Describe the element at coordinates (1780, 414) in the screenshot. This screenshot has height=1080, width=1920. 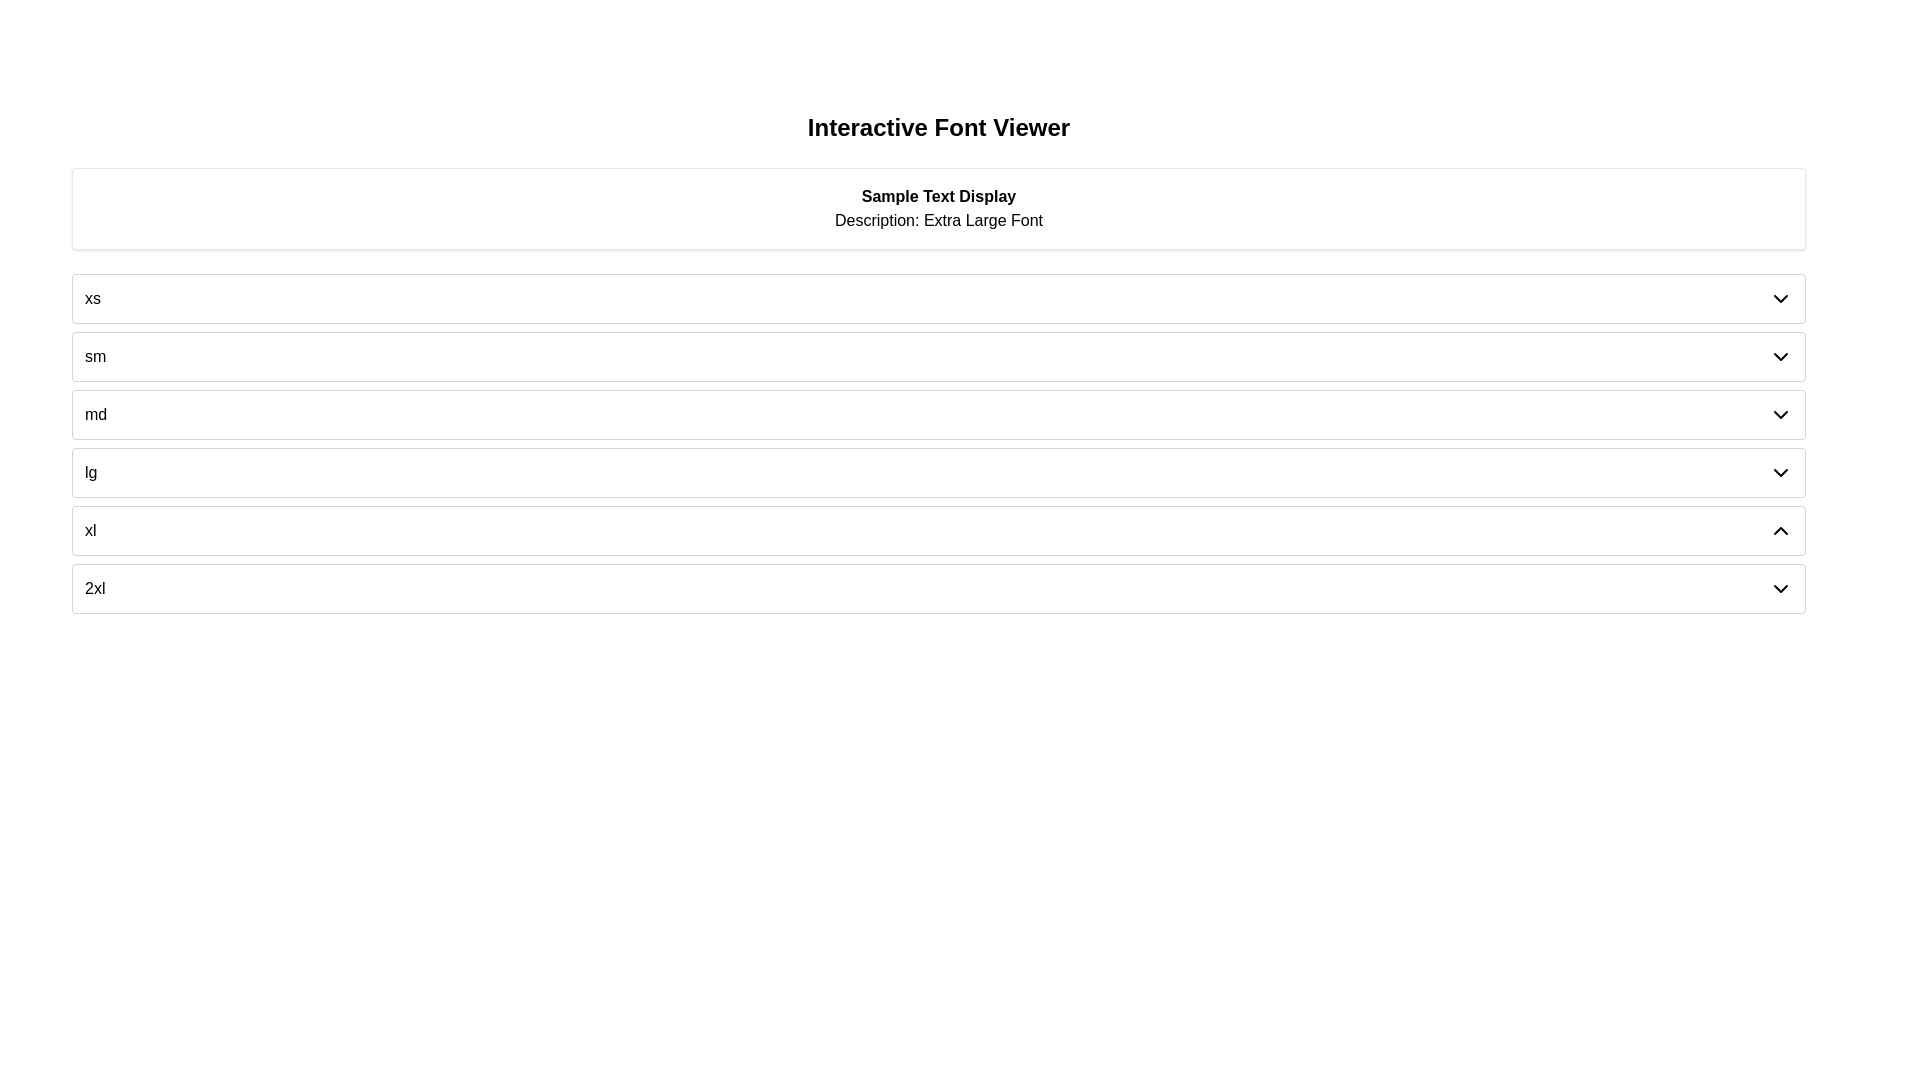
I see `the downward-pointing chevron icon on the far-right side of the 'md' dropdown list entry` at that location.